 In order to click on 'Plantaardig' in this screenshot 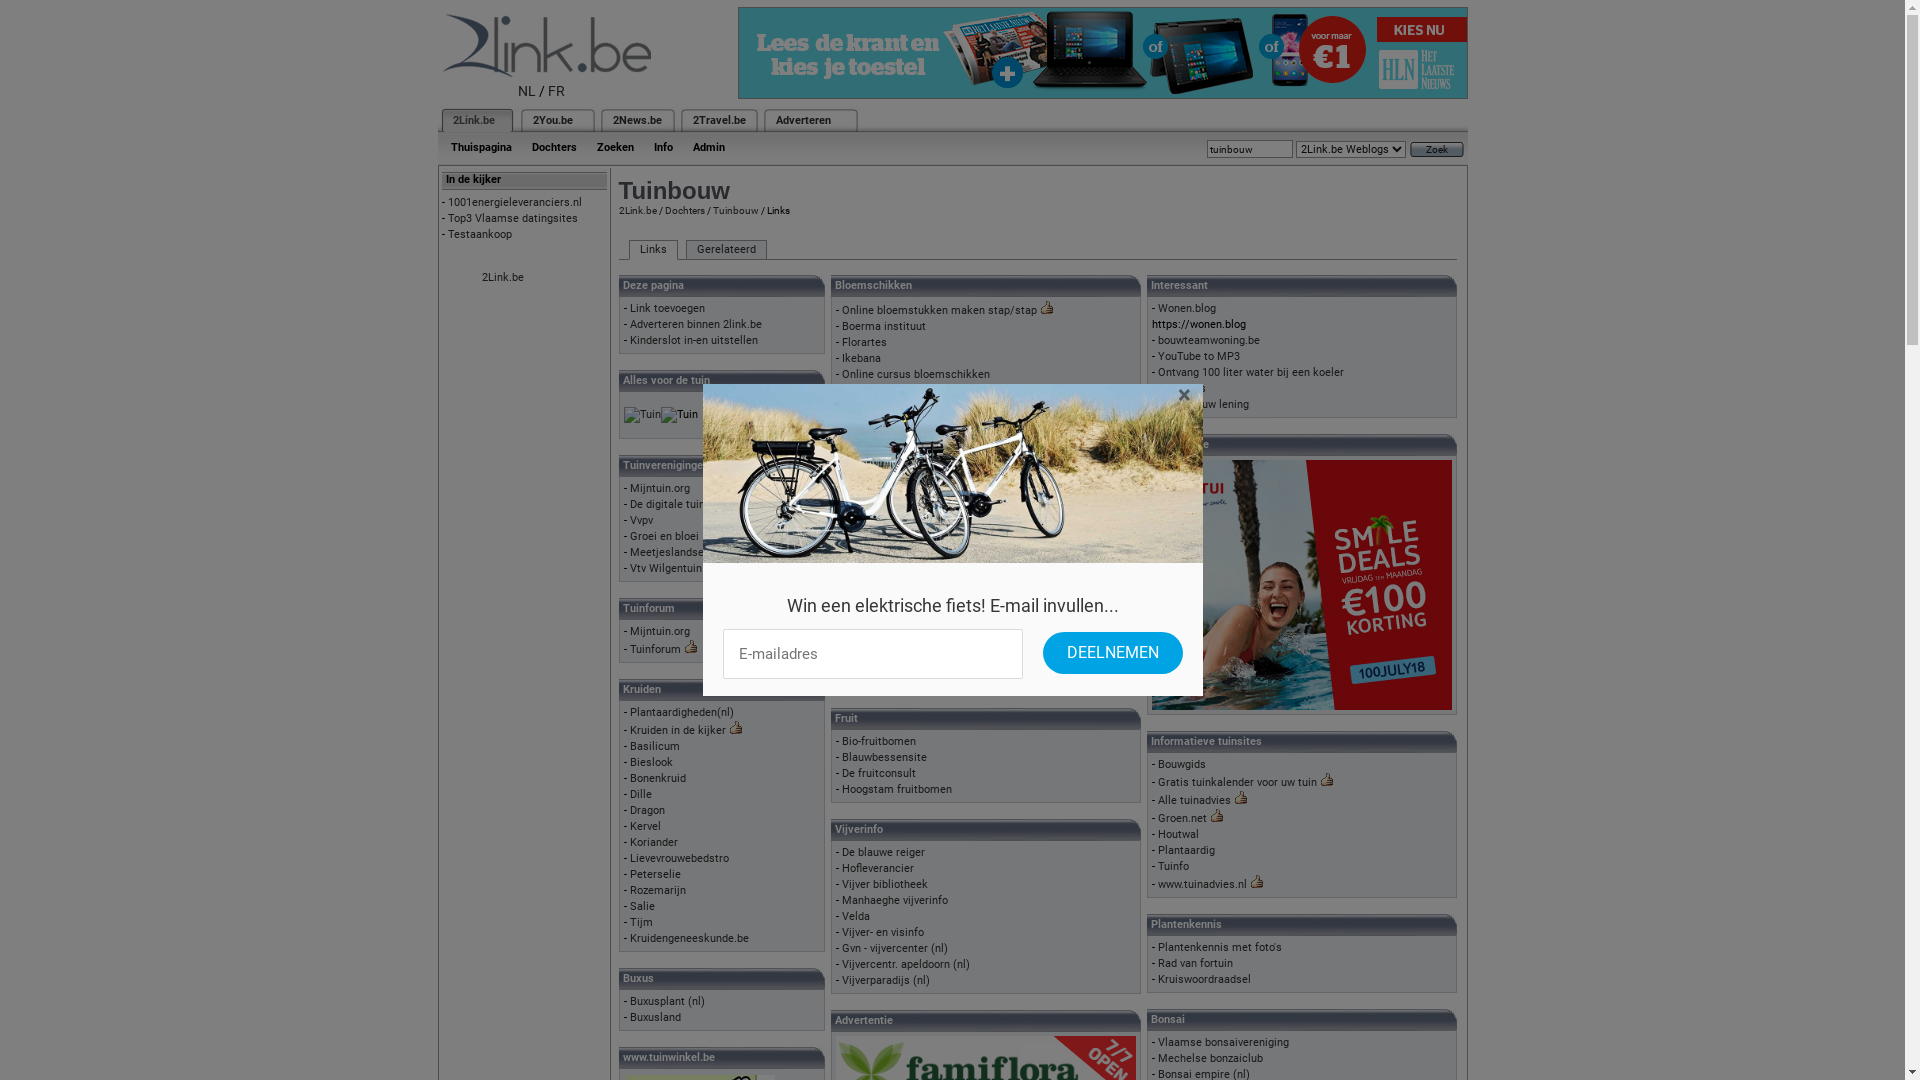, I will do `click(1186, 850)`.